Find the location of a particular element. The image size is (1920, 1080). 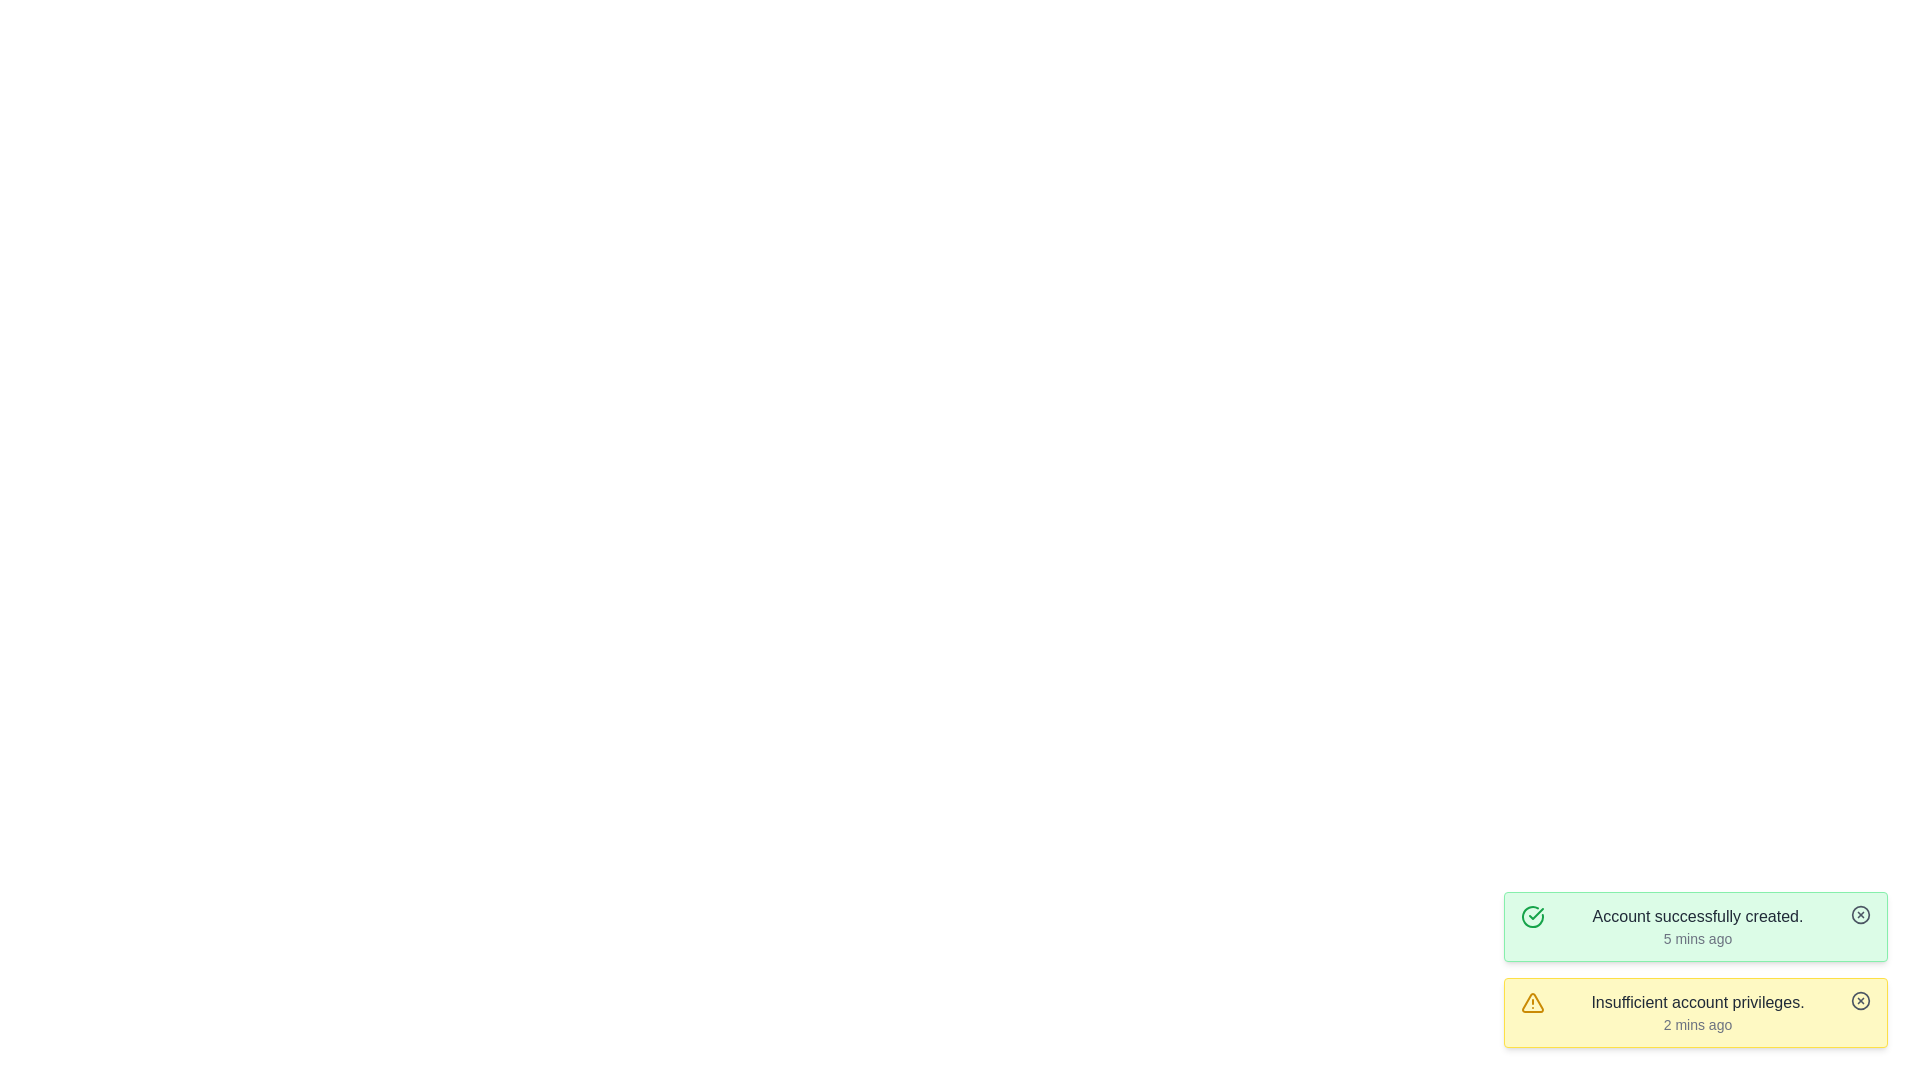

the warning icon located at the leftmost side of the yellow notification bar that conveys the message 'Insufficient account privileges. 2 mins ago' is located at coordinates (1531, 1002).